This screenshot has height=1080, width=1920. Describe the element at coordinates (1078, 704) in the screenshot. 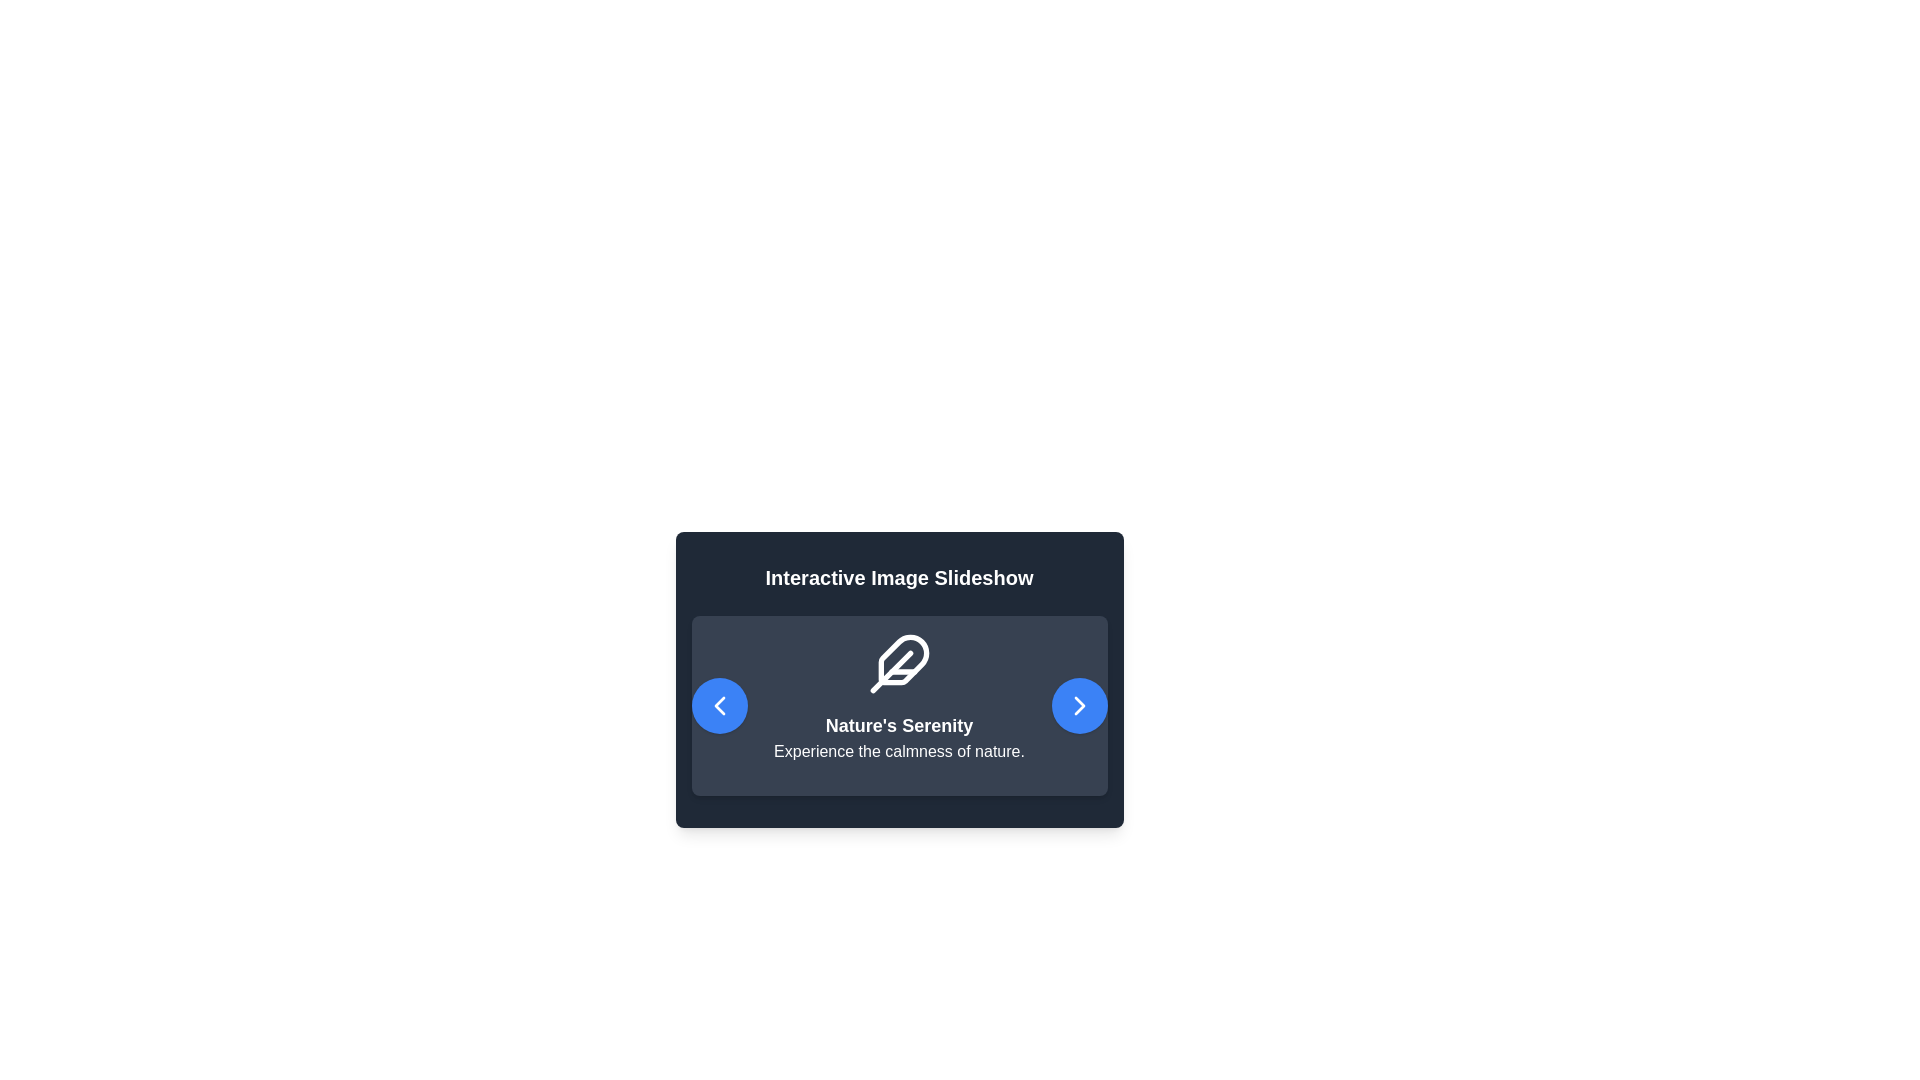

I see `the navigation button that advances to the next slide in the slideshow` at that location.